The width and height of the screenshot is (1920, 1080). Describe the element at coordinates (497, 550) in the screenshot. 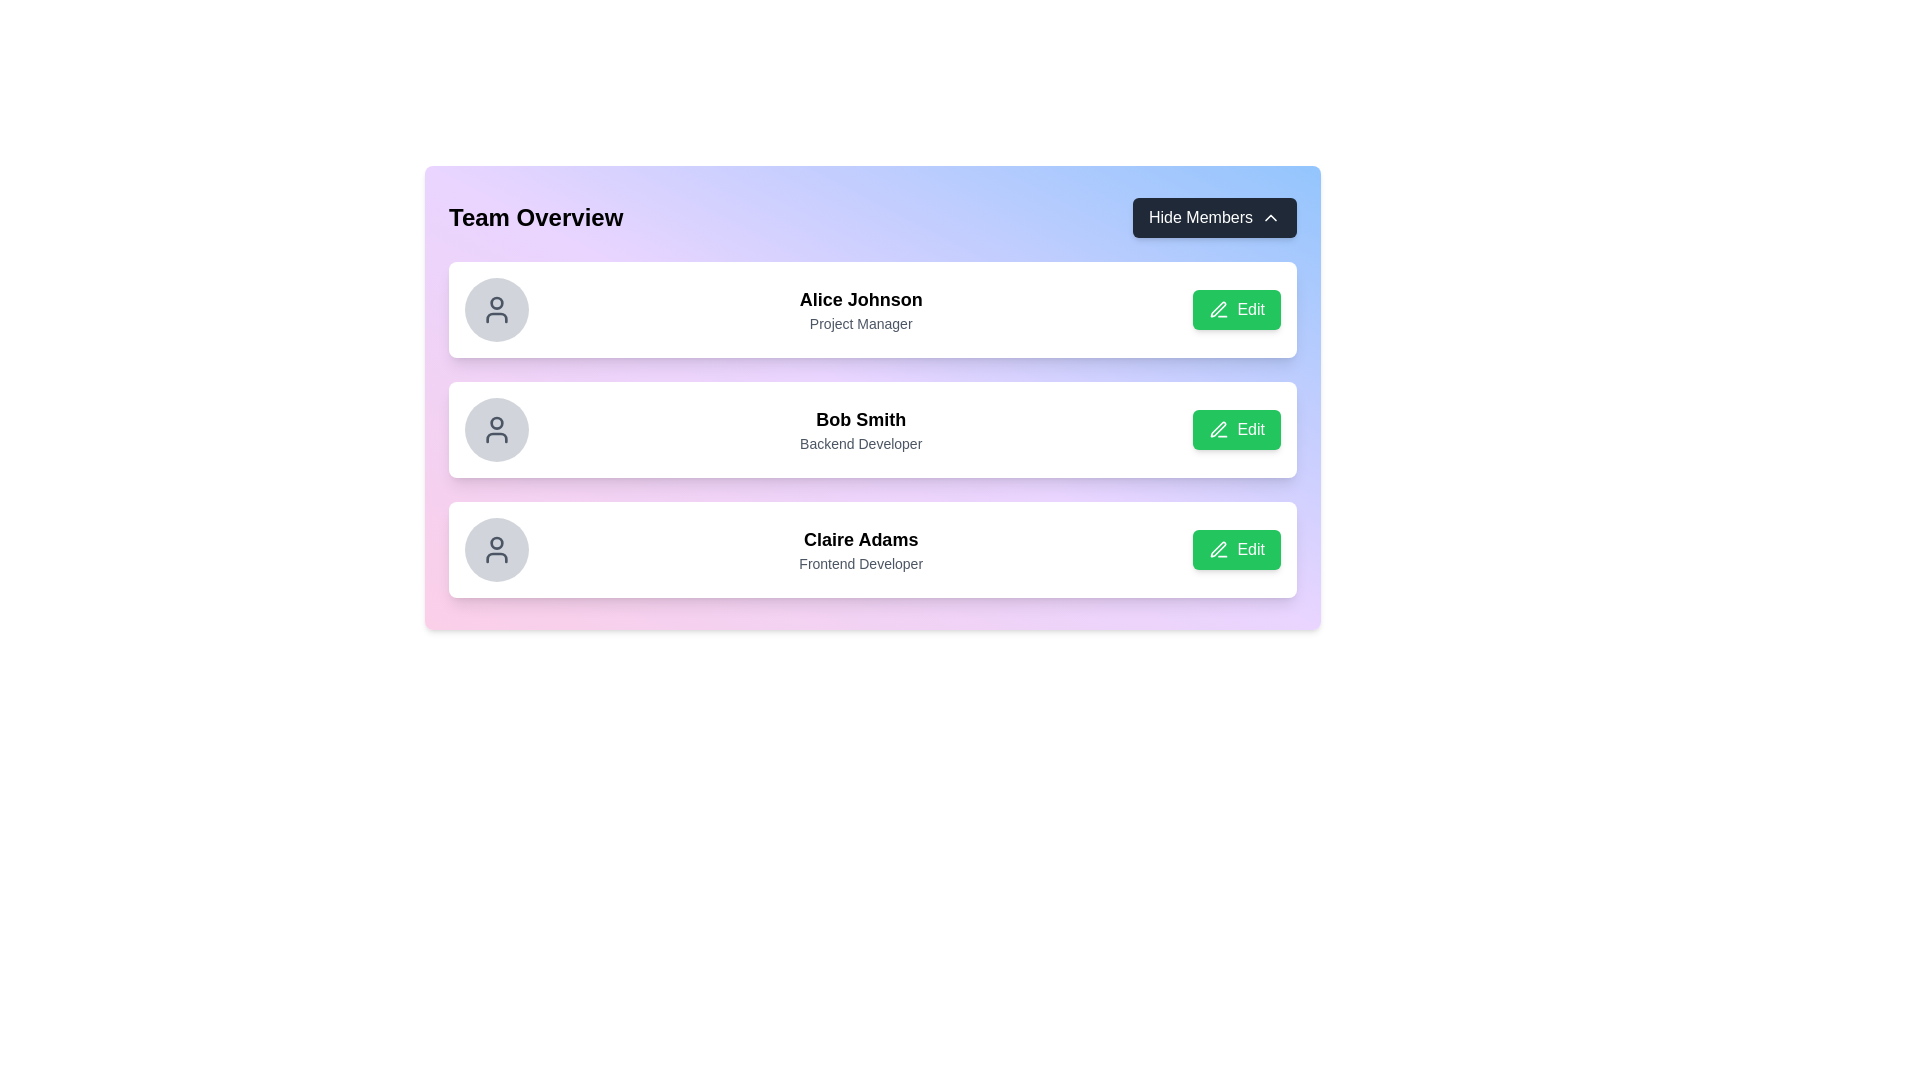

I see `the Profile icon, which is a circular avatar placeholder styled as a person silhouette with a dark gray outline, located in the leftmost position of the third row, adjacent to 'Claire Adams' and her title 'Frontend Developer'` at that location.